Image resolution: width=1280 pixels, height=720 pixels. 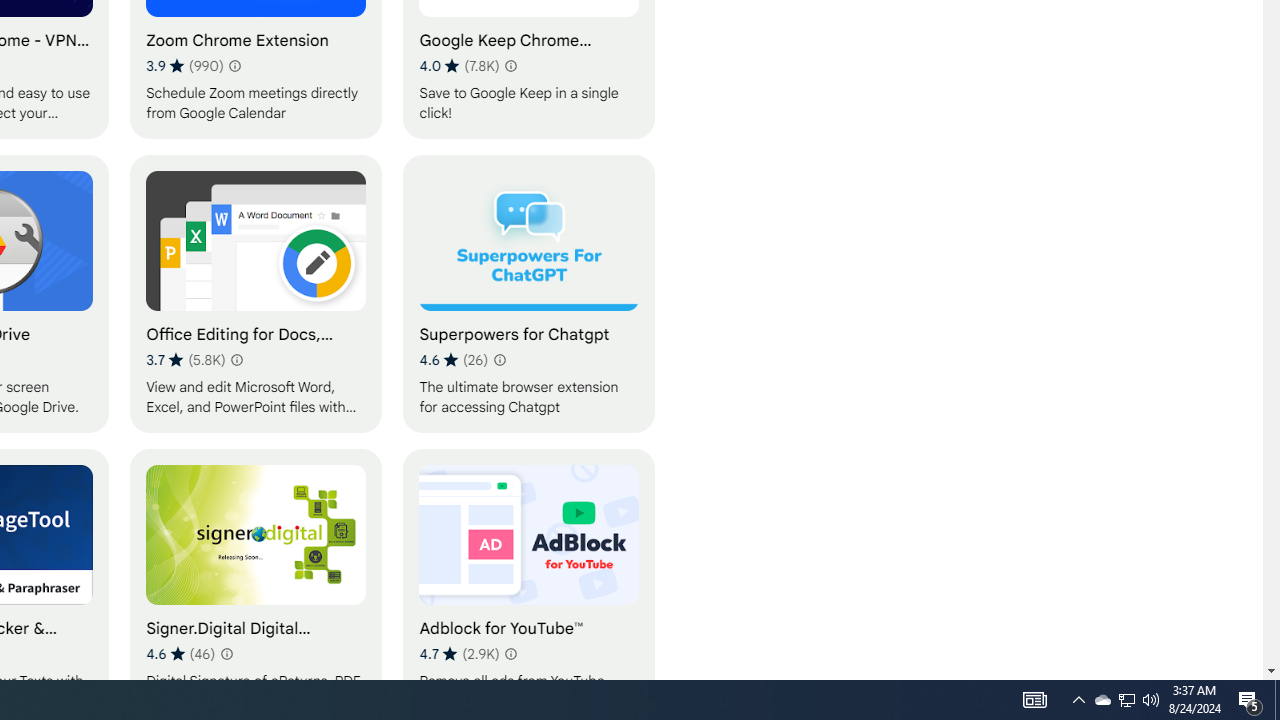 What do you see at coordinates (181, 653) in the screenshot?
I see `'Average rating 4.6 out of 5 stars. 46 ratings.'` at bounding box center [181, 653].